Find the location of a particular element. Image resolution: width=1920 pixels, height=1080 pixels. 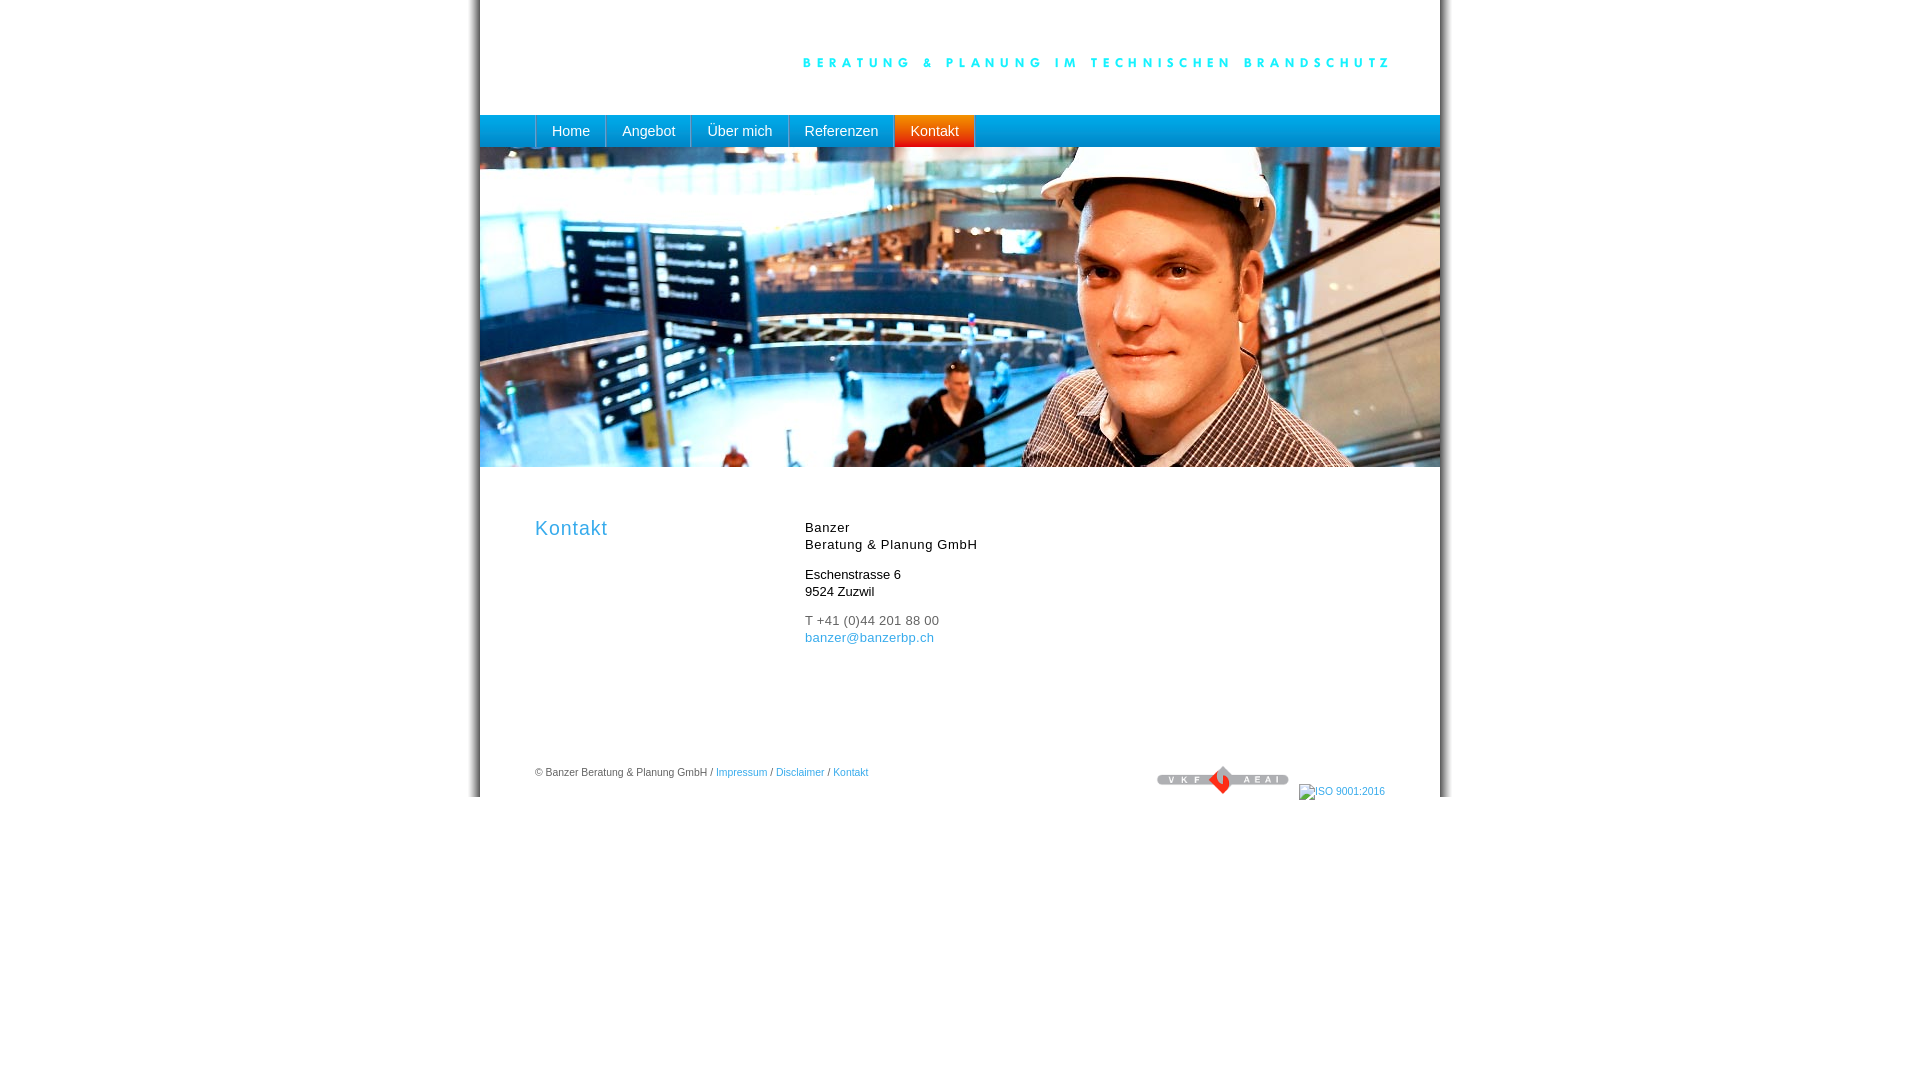

'Home' is located at coordinates (570, 135).